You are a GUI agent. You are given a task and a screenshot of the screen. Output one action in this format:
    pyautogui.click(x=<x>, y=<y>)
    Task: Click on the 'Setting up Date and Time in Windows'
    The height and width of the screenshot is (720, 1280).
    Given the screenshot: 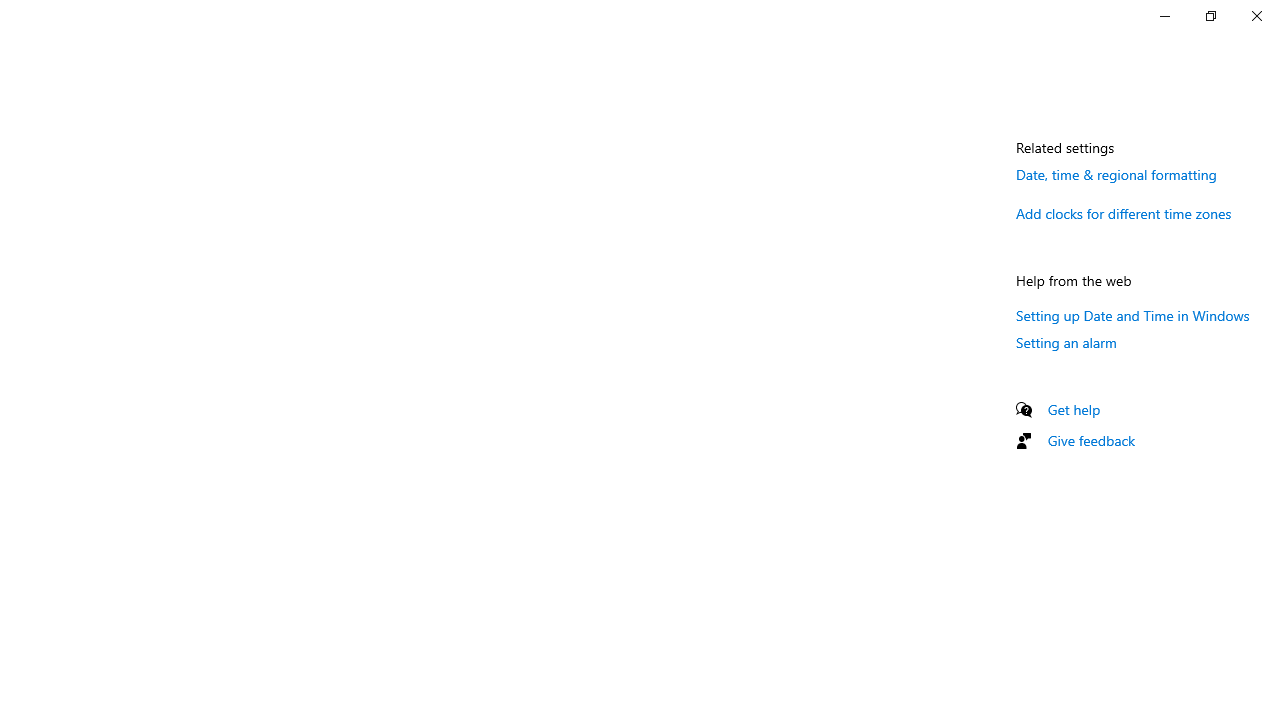 What is the action you would take?
    pyautogui.click(x=1133, y=315)
    